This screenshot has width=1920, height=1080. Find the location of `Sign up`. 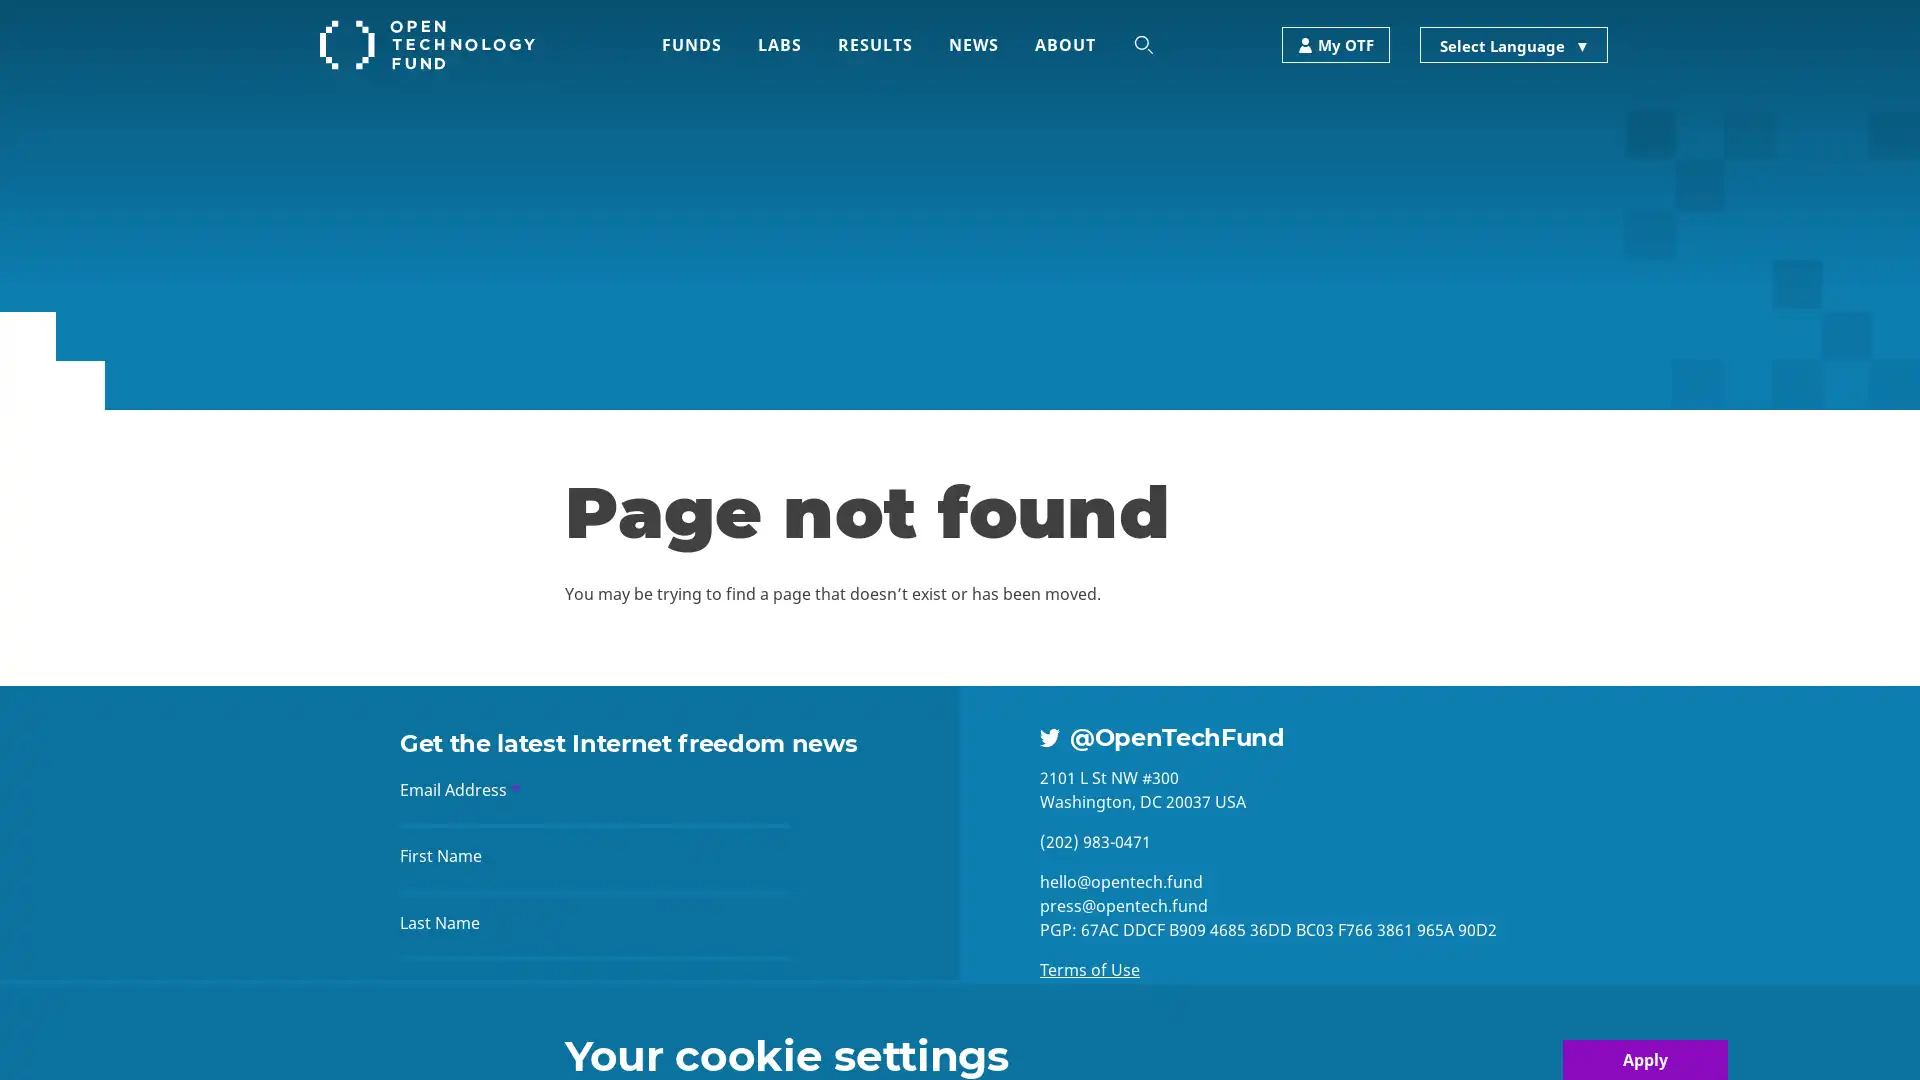

Sign up is located at coordinates (490, 1010).